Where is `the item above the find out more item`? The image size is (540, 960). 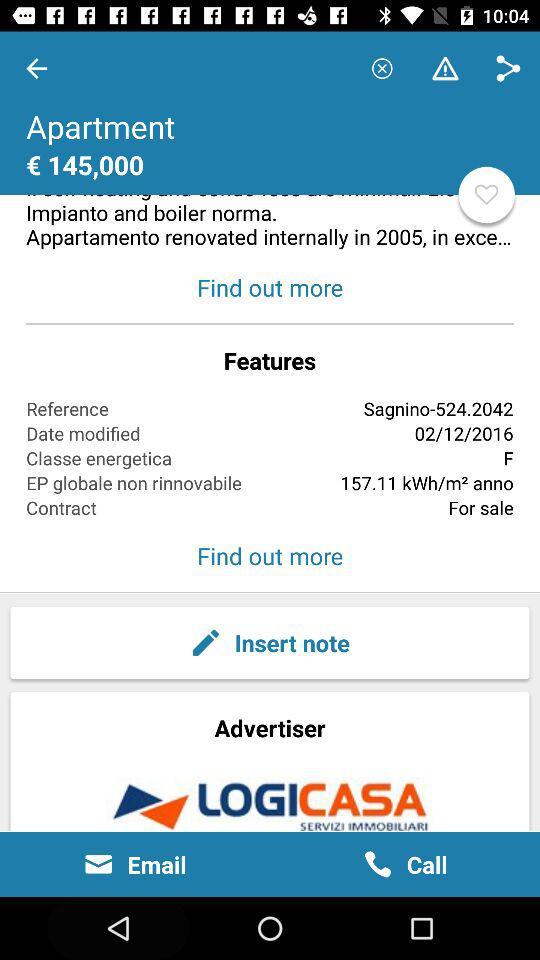
the item above the find out more item is located at coordinates (270, 140).